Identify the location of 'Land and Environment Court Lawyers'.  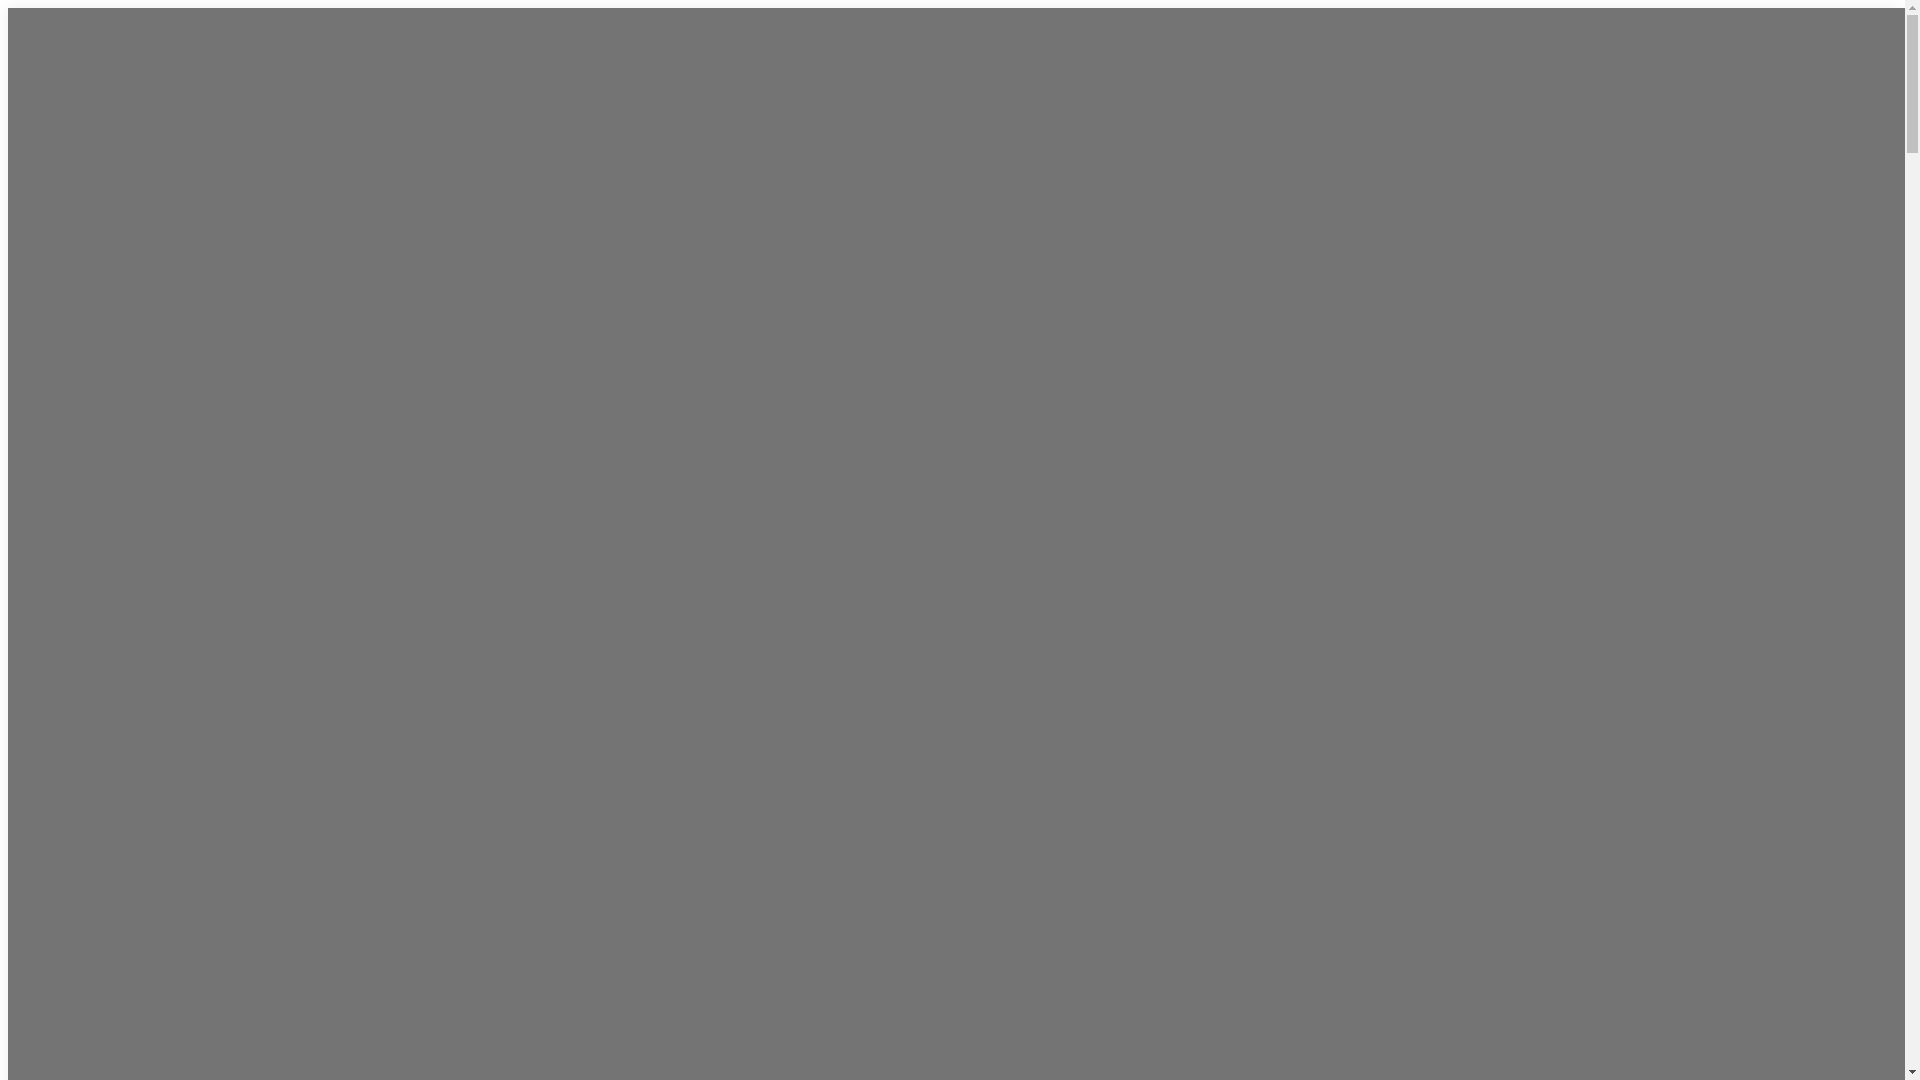
(929, 169).